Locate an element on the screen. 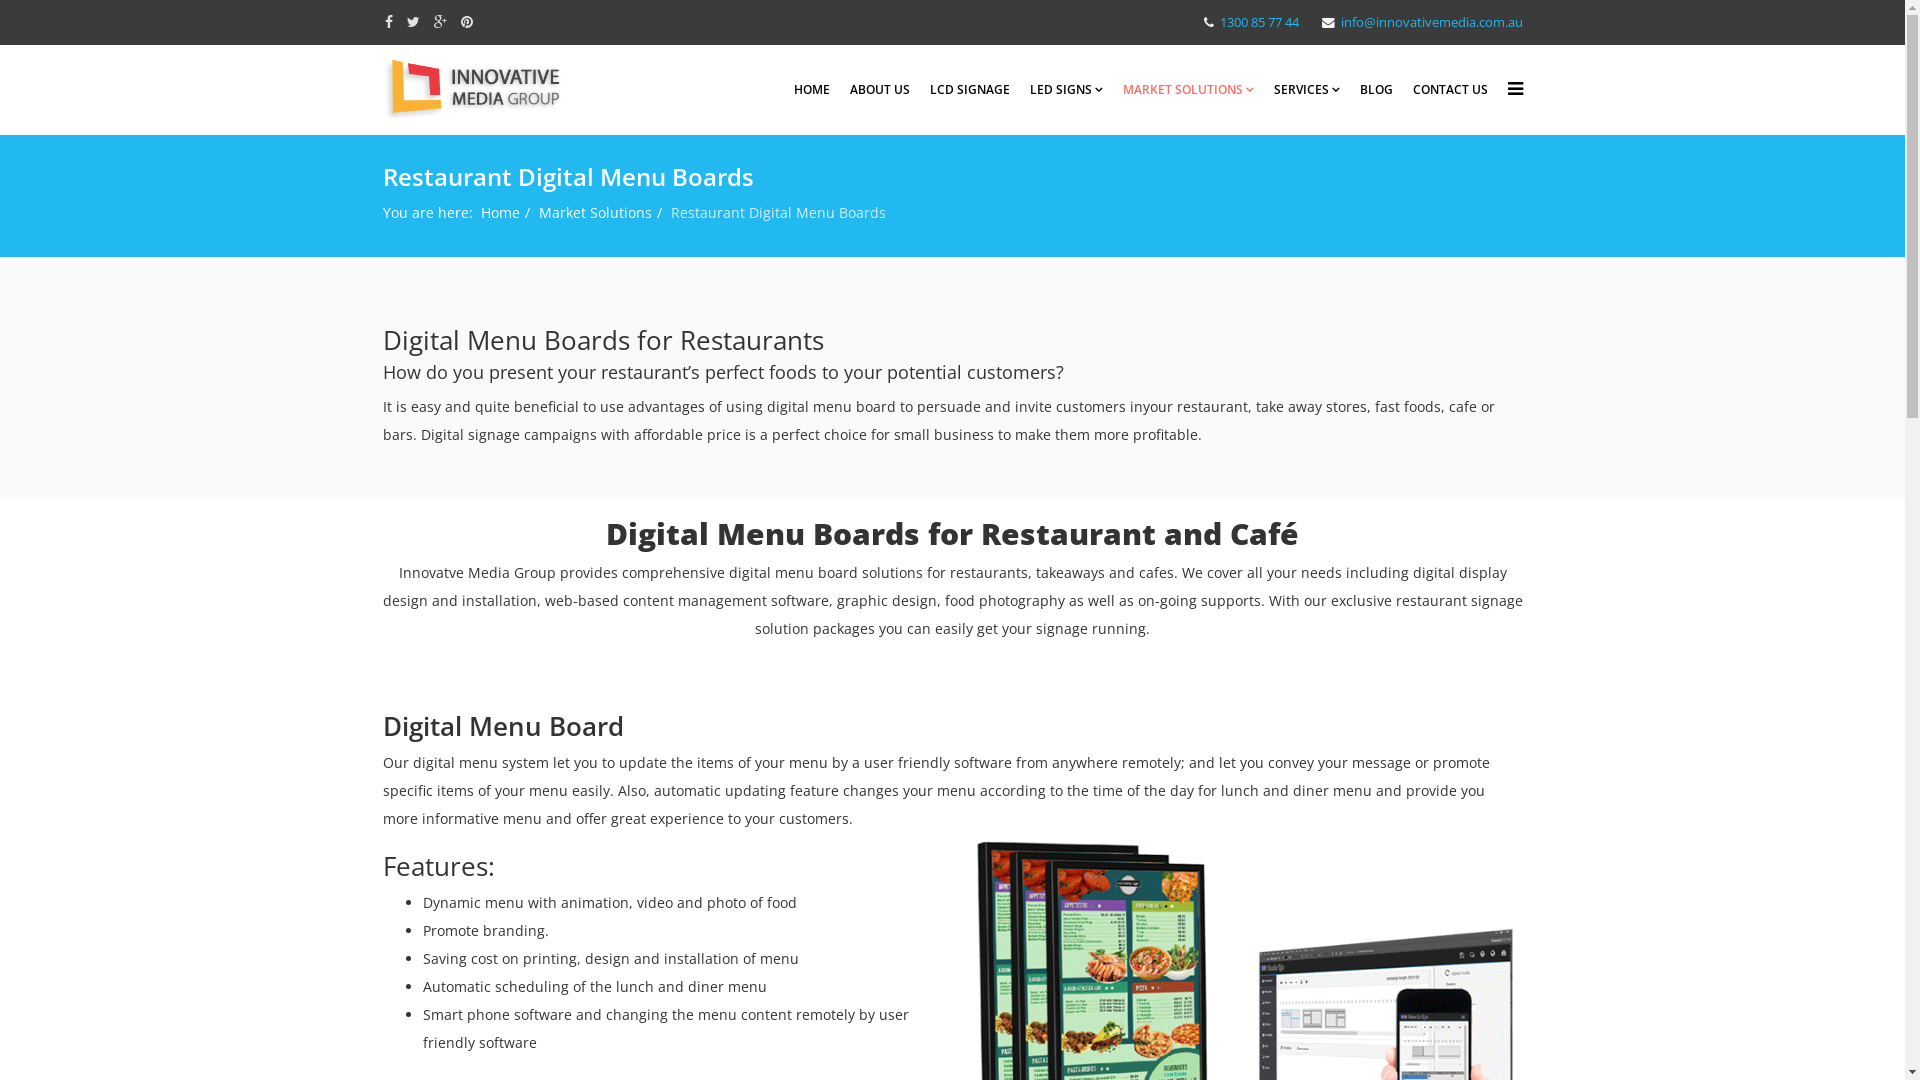  'HOME' is located at coordinates (811, 88).